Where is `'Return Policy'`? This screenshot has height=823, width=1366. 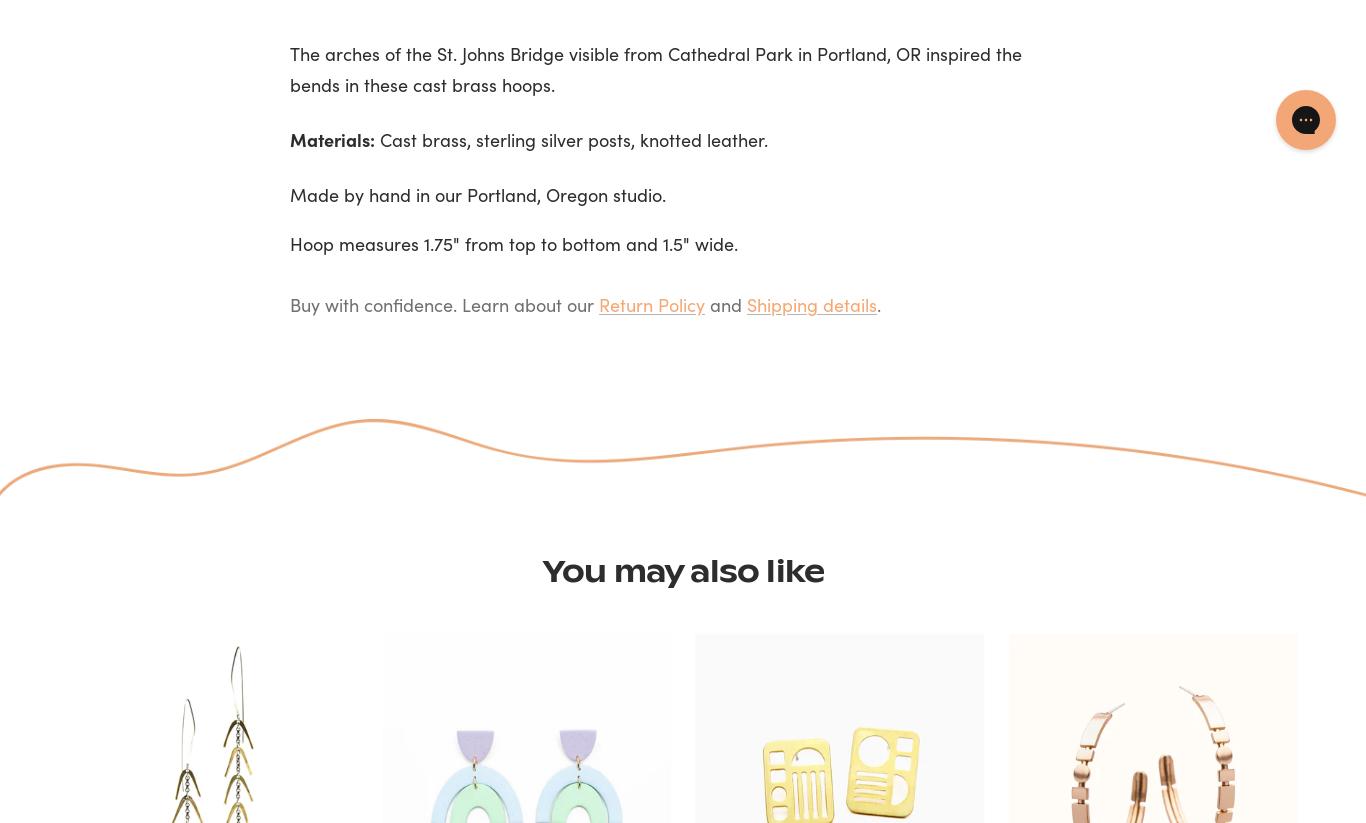 'Return Policy' is located at coordinates (597, 303).